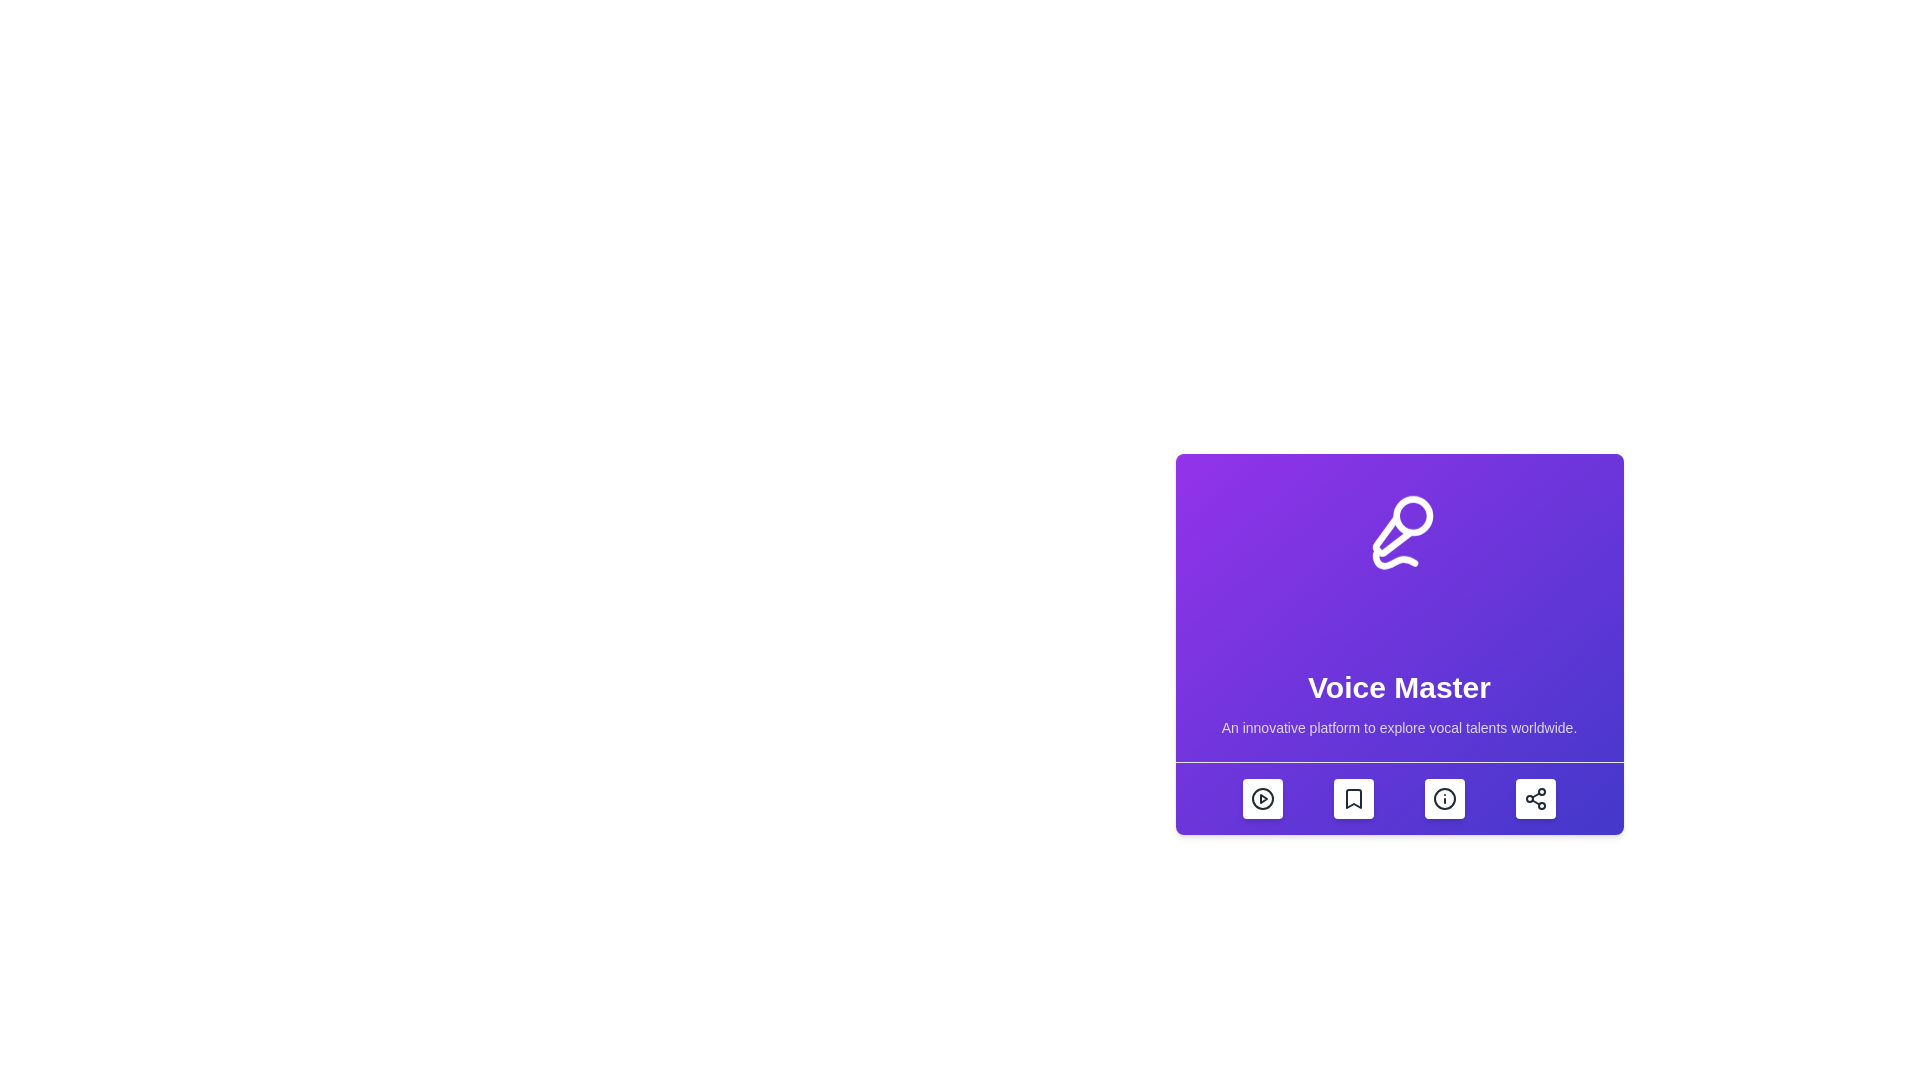  I want to click on the innermost circular shape of the microphone icon, which is centered within a prominent purple square background, so click(1411, 524).